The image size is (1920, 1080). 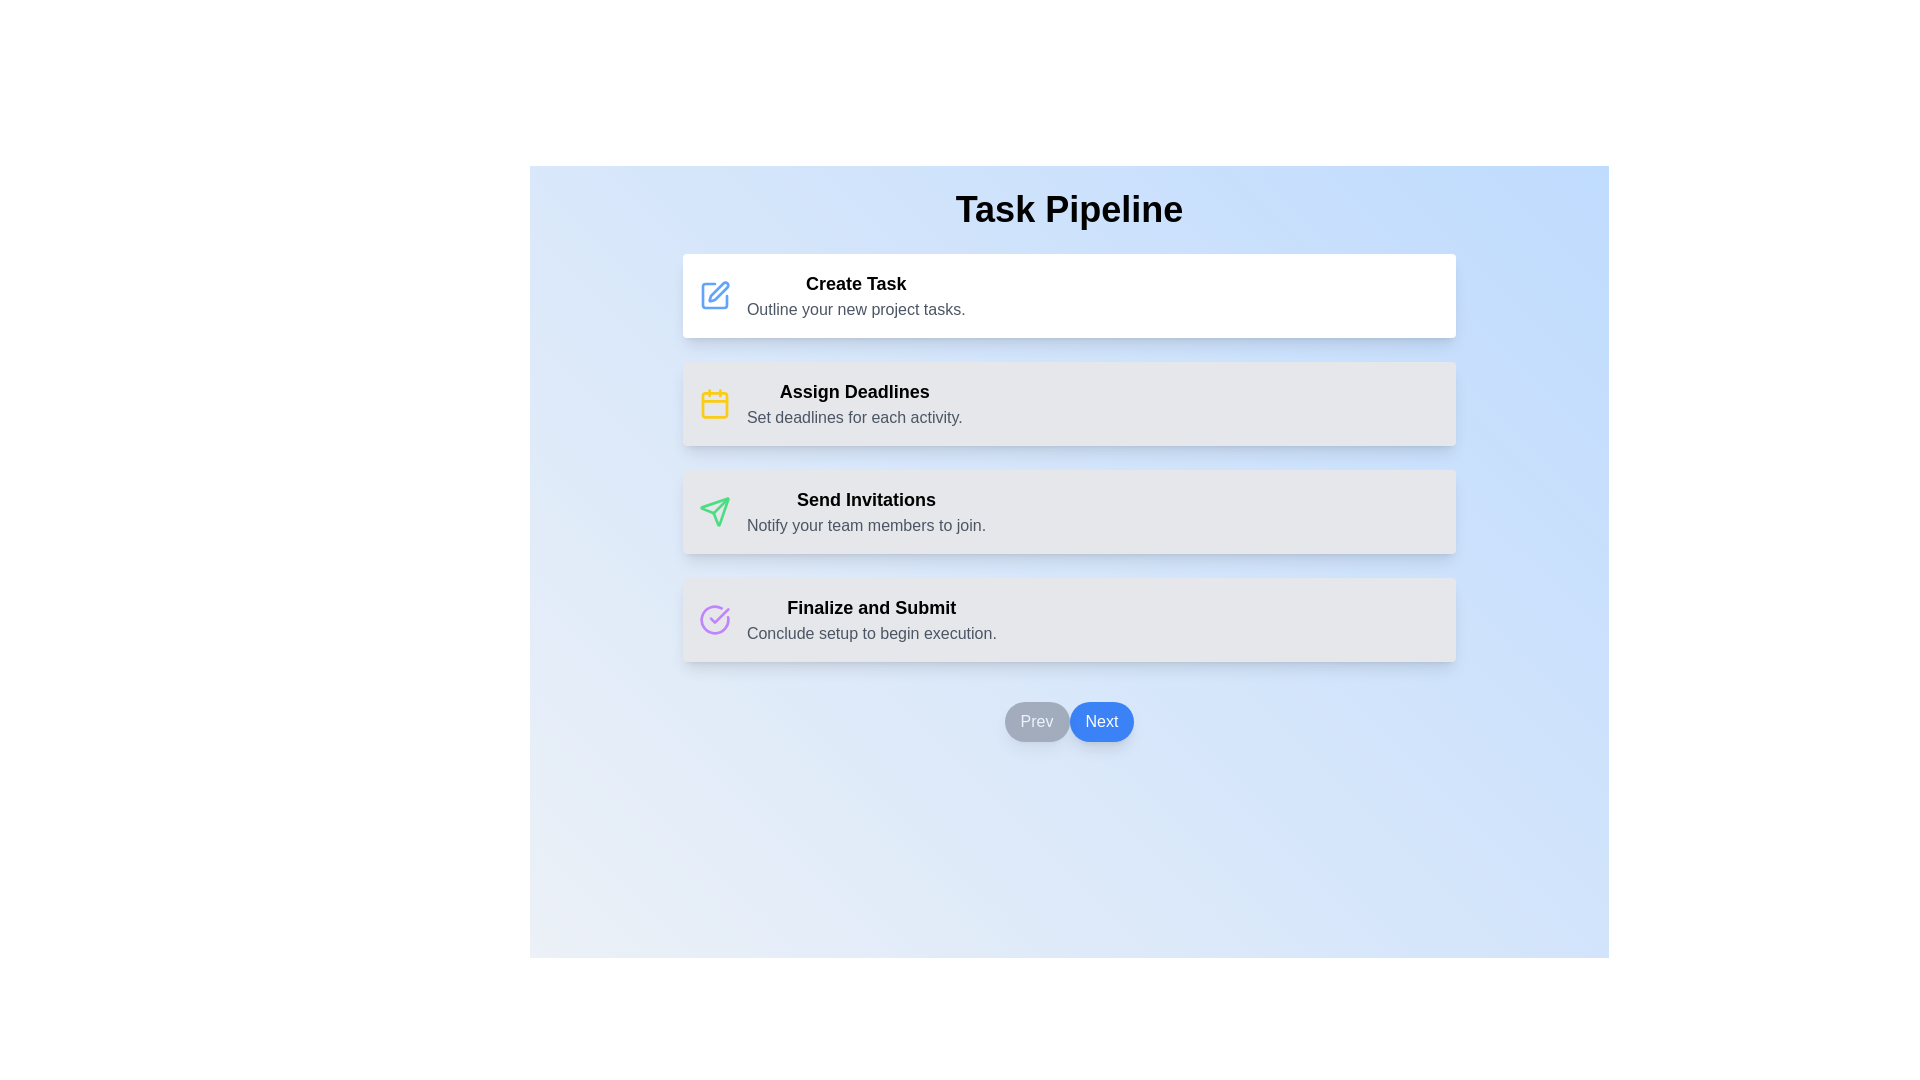 I want to click on the circular icon with a purple border and a checkmark inside, located at the top-left section of the 'Finalize and Submit' area for interaction, so click(x=714, y=619).